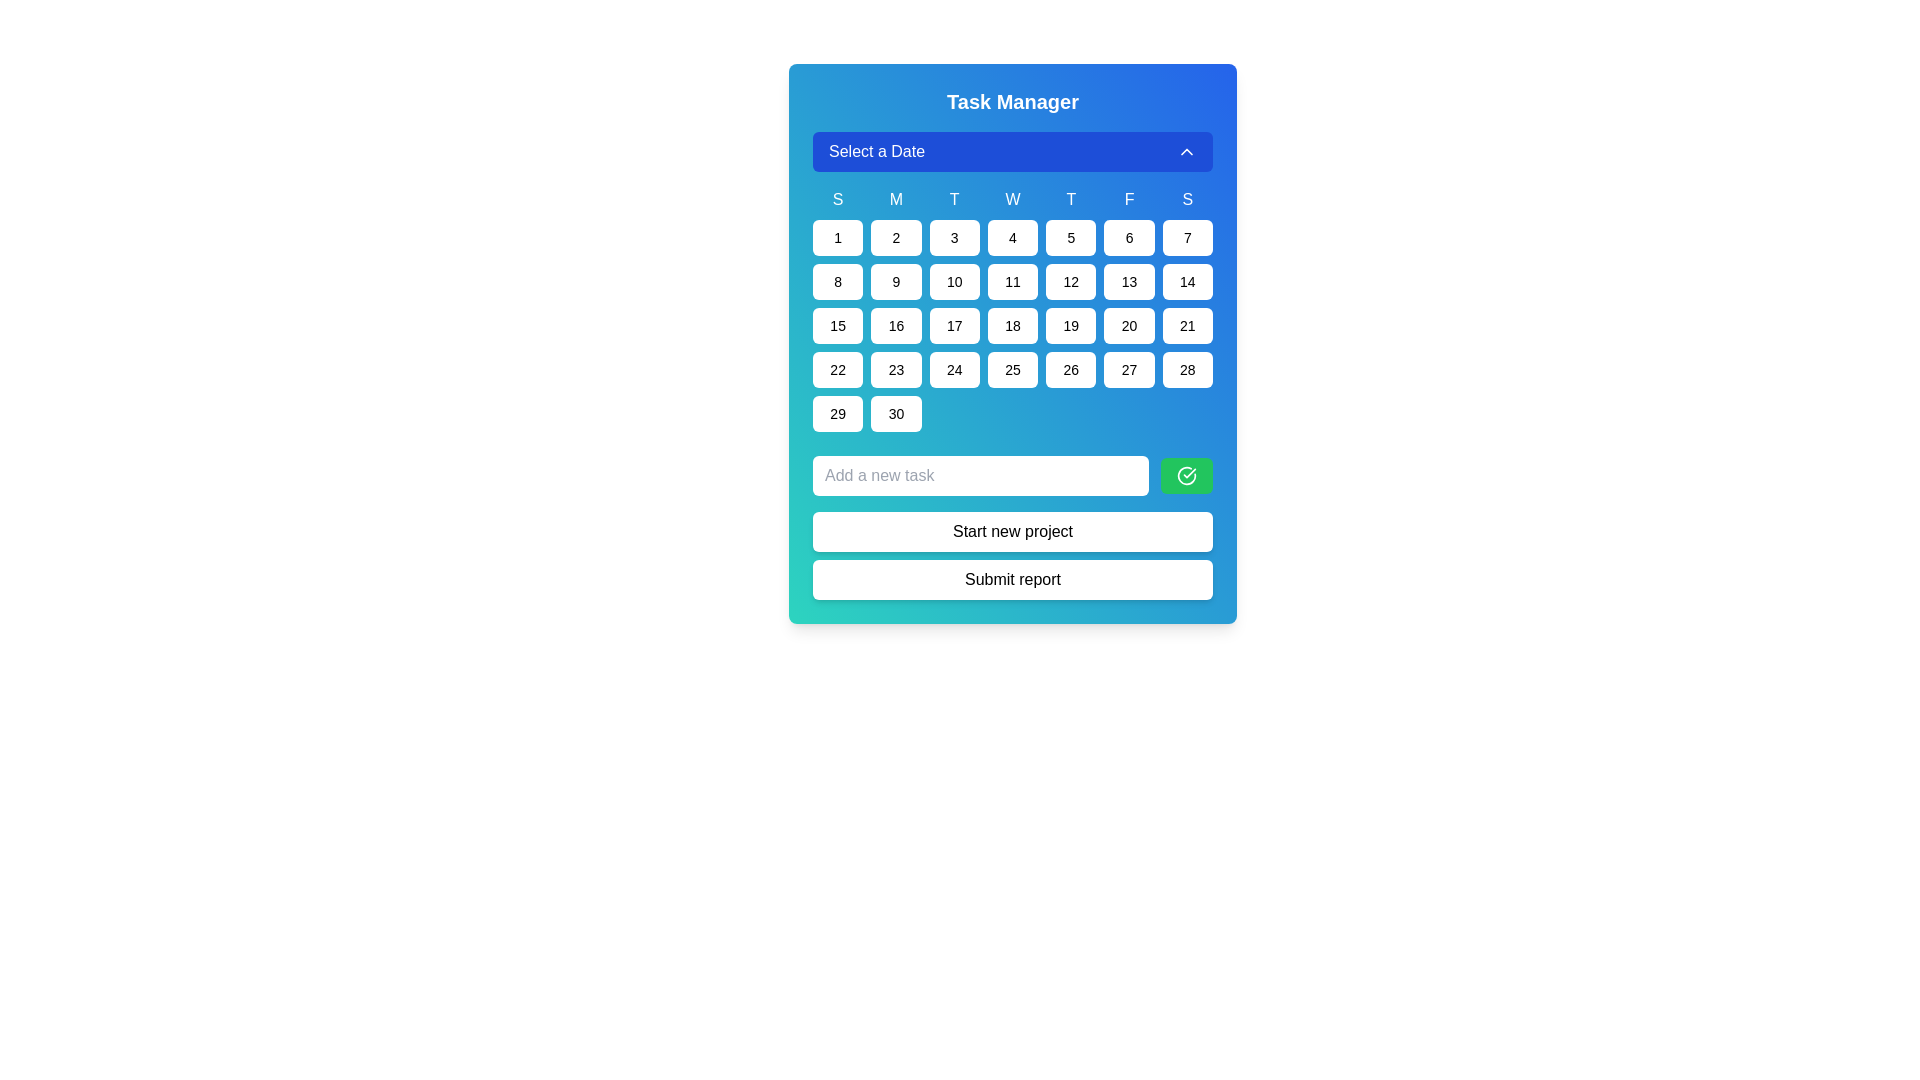 The width and height of the screenshot is (1920, 1080). I want to click on the rectangular button displaying the number '25' to trigger the hover effect, which changes the background to green, so click(1012, 370).